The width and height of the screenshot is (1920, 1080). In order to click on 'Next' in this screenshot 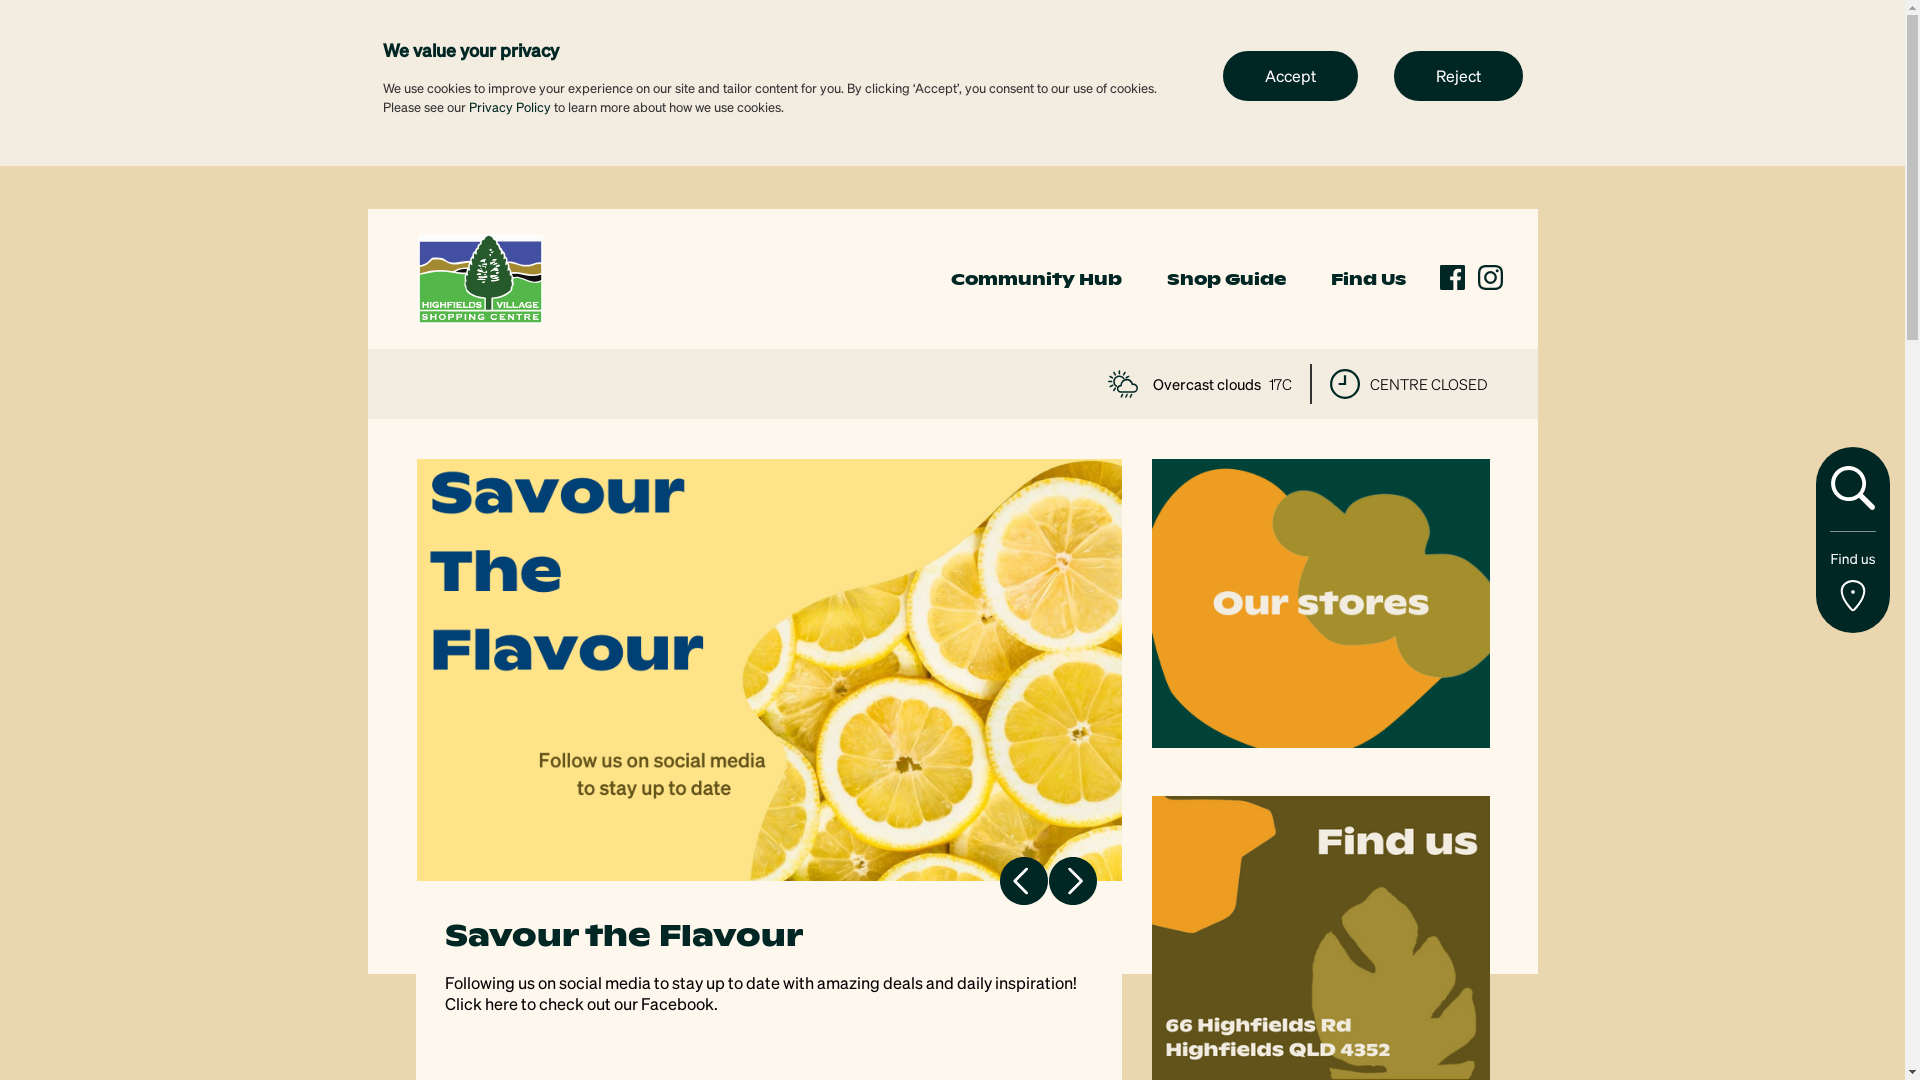, I will do `click(1070, 879)`.